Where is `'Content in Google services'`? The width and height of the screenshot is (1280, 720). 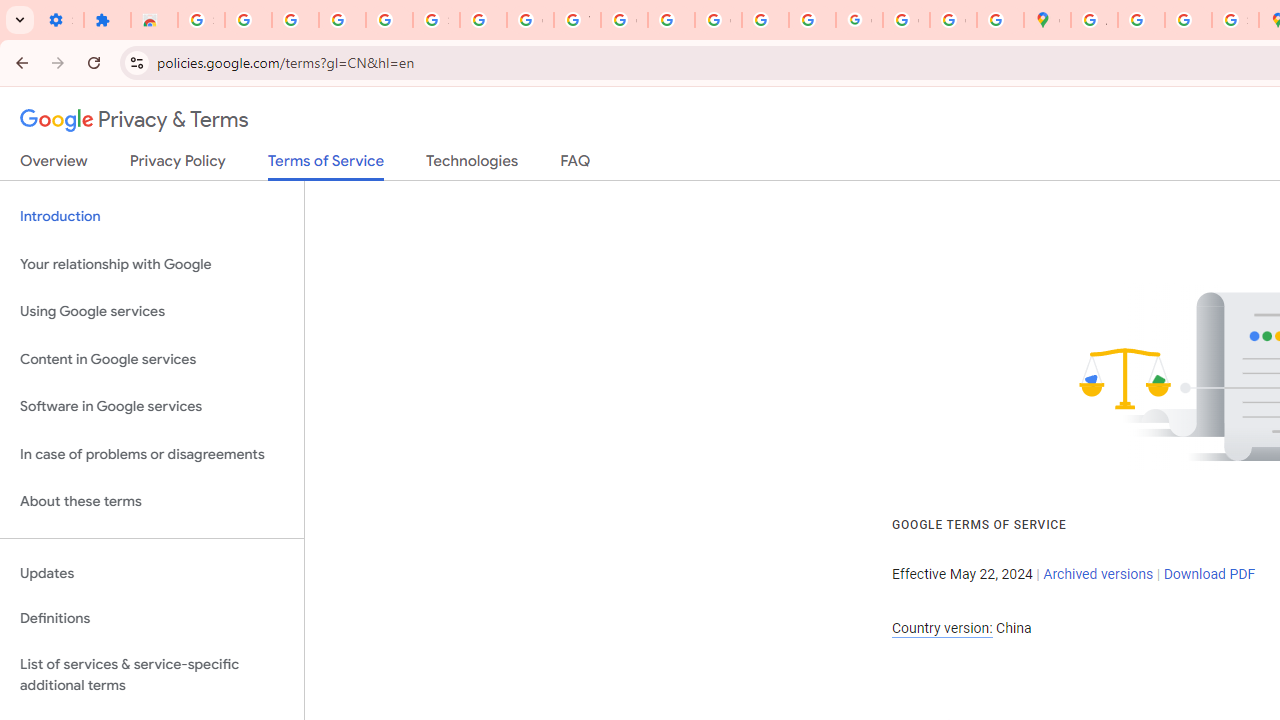 'Content in Google services' is located at coordinates (151, 358).